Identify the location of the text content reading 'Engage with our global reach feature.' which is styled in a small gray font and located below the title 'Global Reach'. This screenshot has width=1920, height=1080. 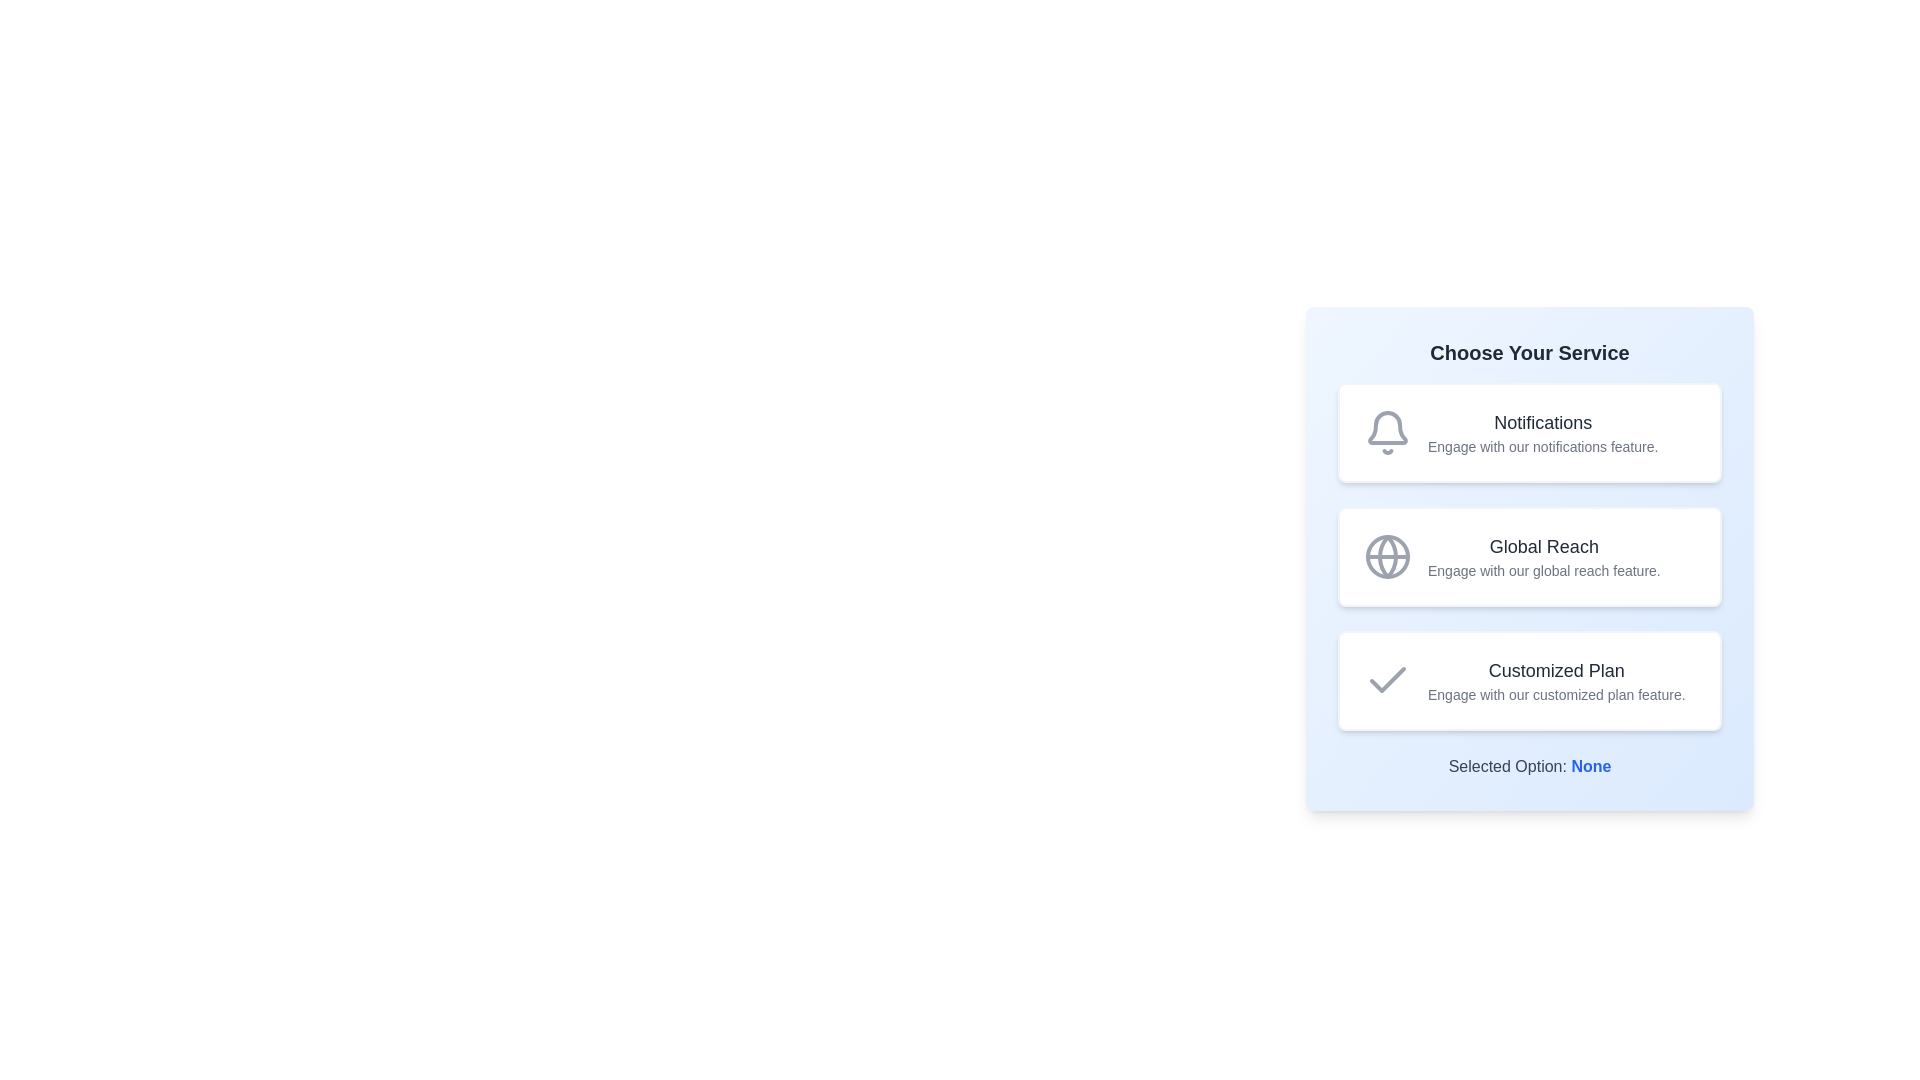
(1543, 570).